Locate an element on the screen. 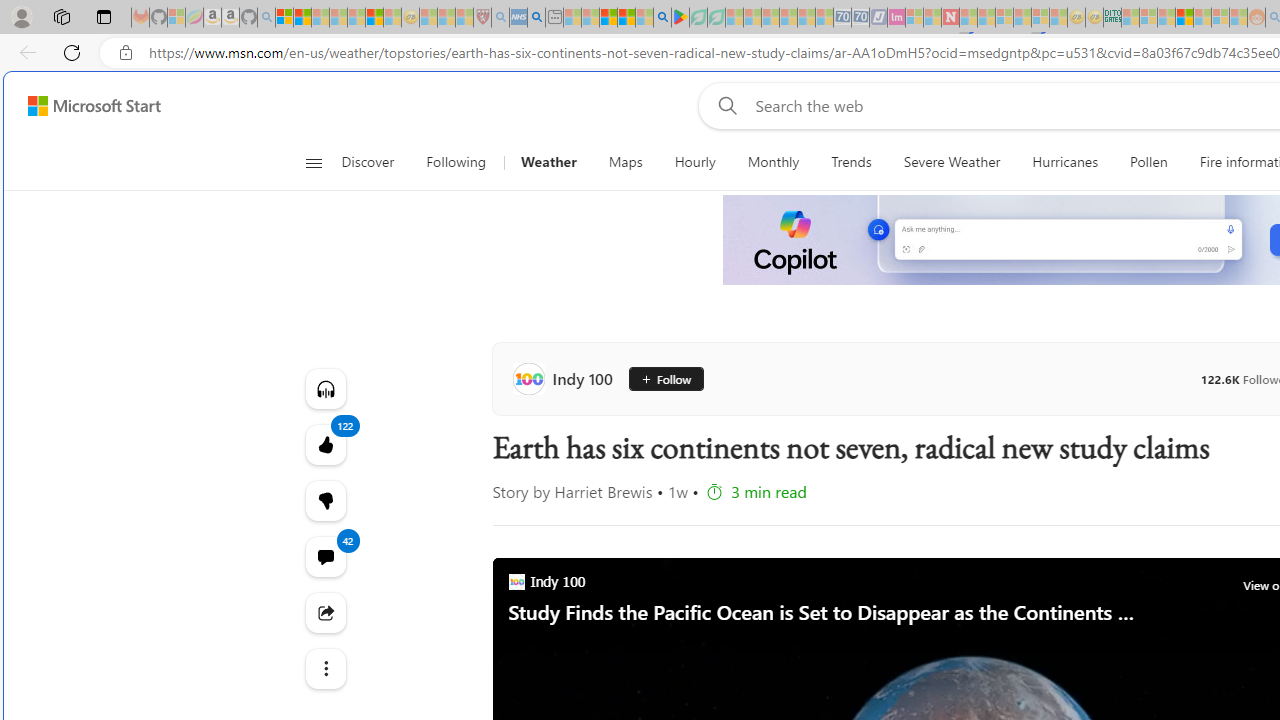 The image size is (1280, 720). 'Trends' is located at coordinates (851, 162).